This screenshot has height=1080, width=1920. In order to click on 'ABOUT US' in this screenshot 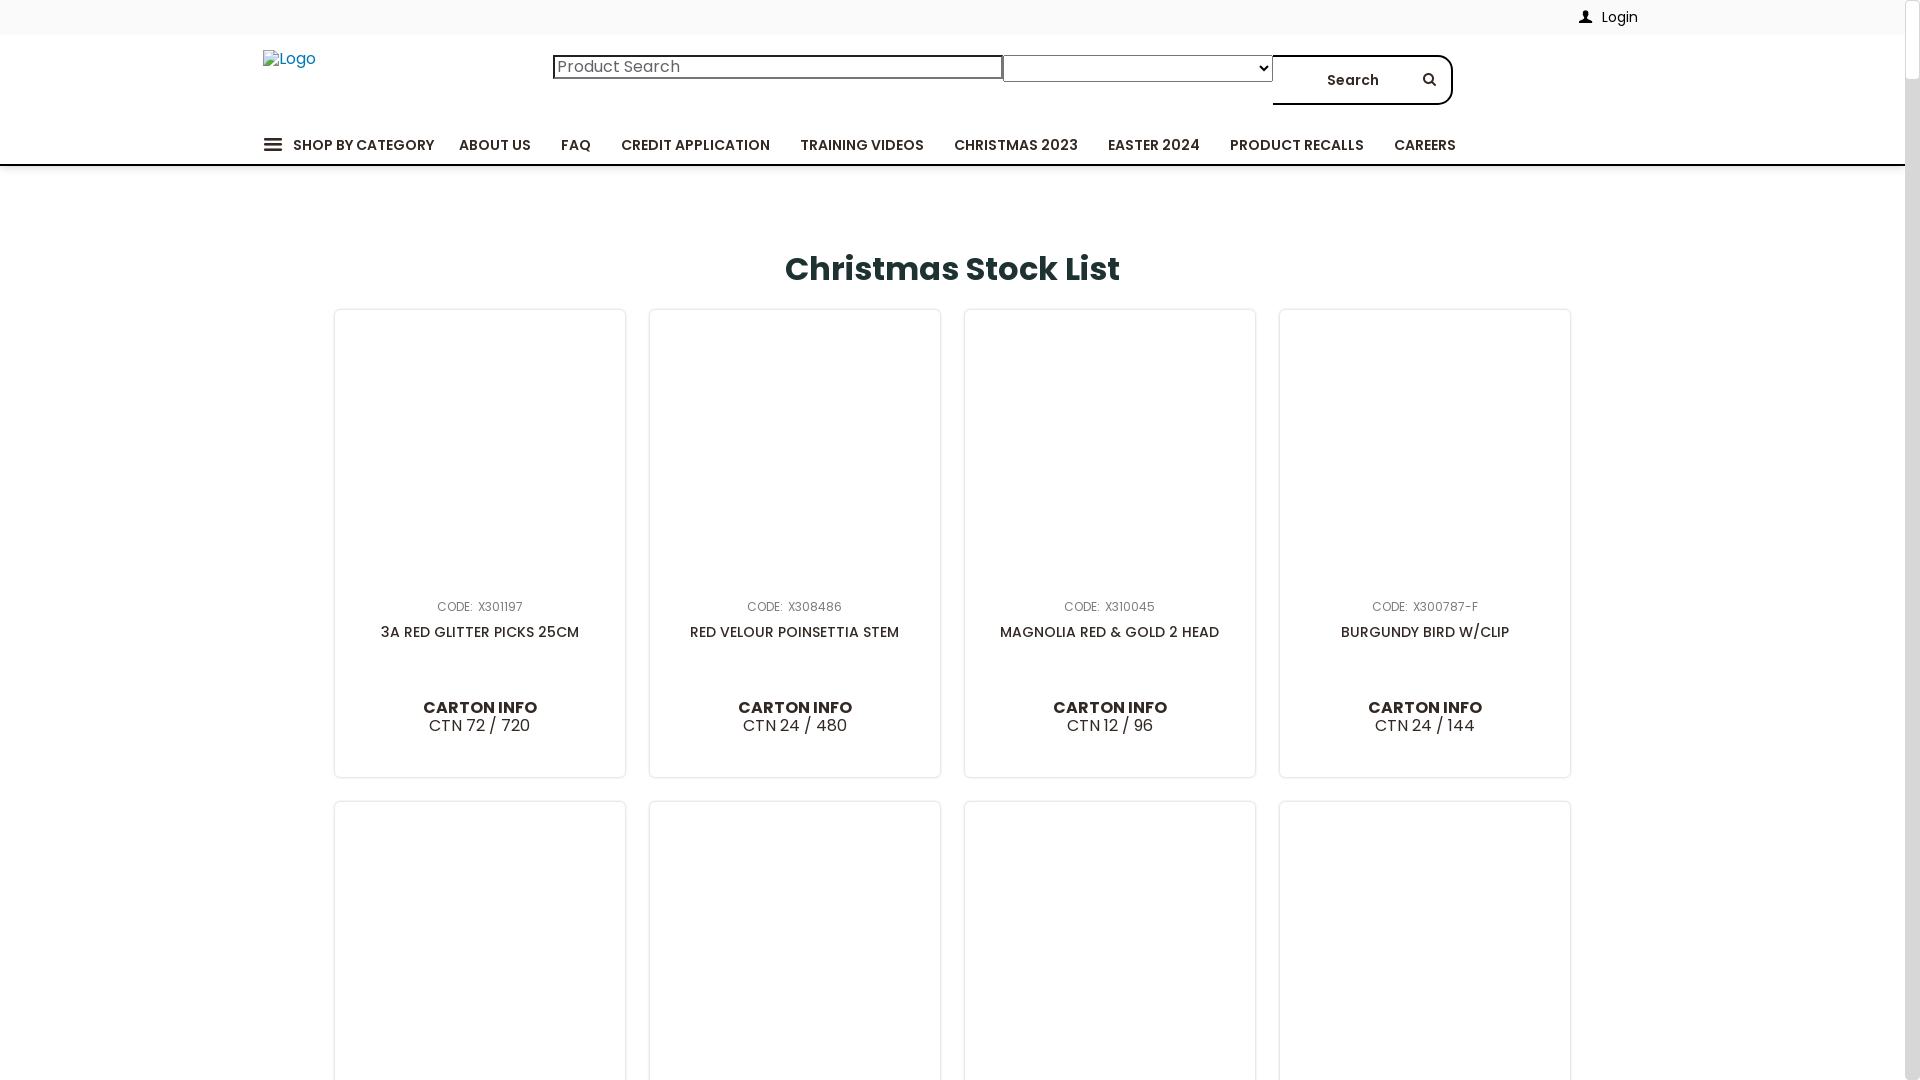, I will do `click(494, 144)`.